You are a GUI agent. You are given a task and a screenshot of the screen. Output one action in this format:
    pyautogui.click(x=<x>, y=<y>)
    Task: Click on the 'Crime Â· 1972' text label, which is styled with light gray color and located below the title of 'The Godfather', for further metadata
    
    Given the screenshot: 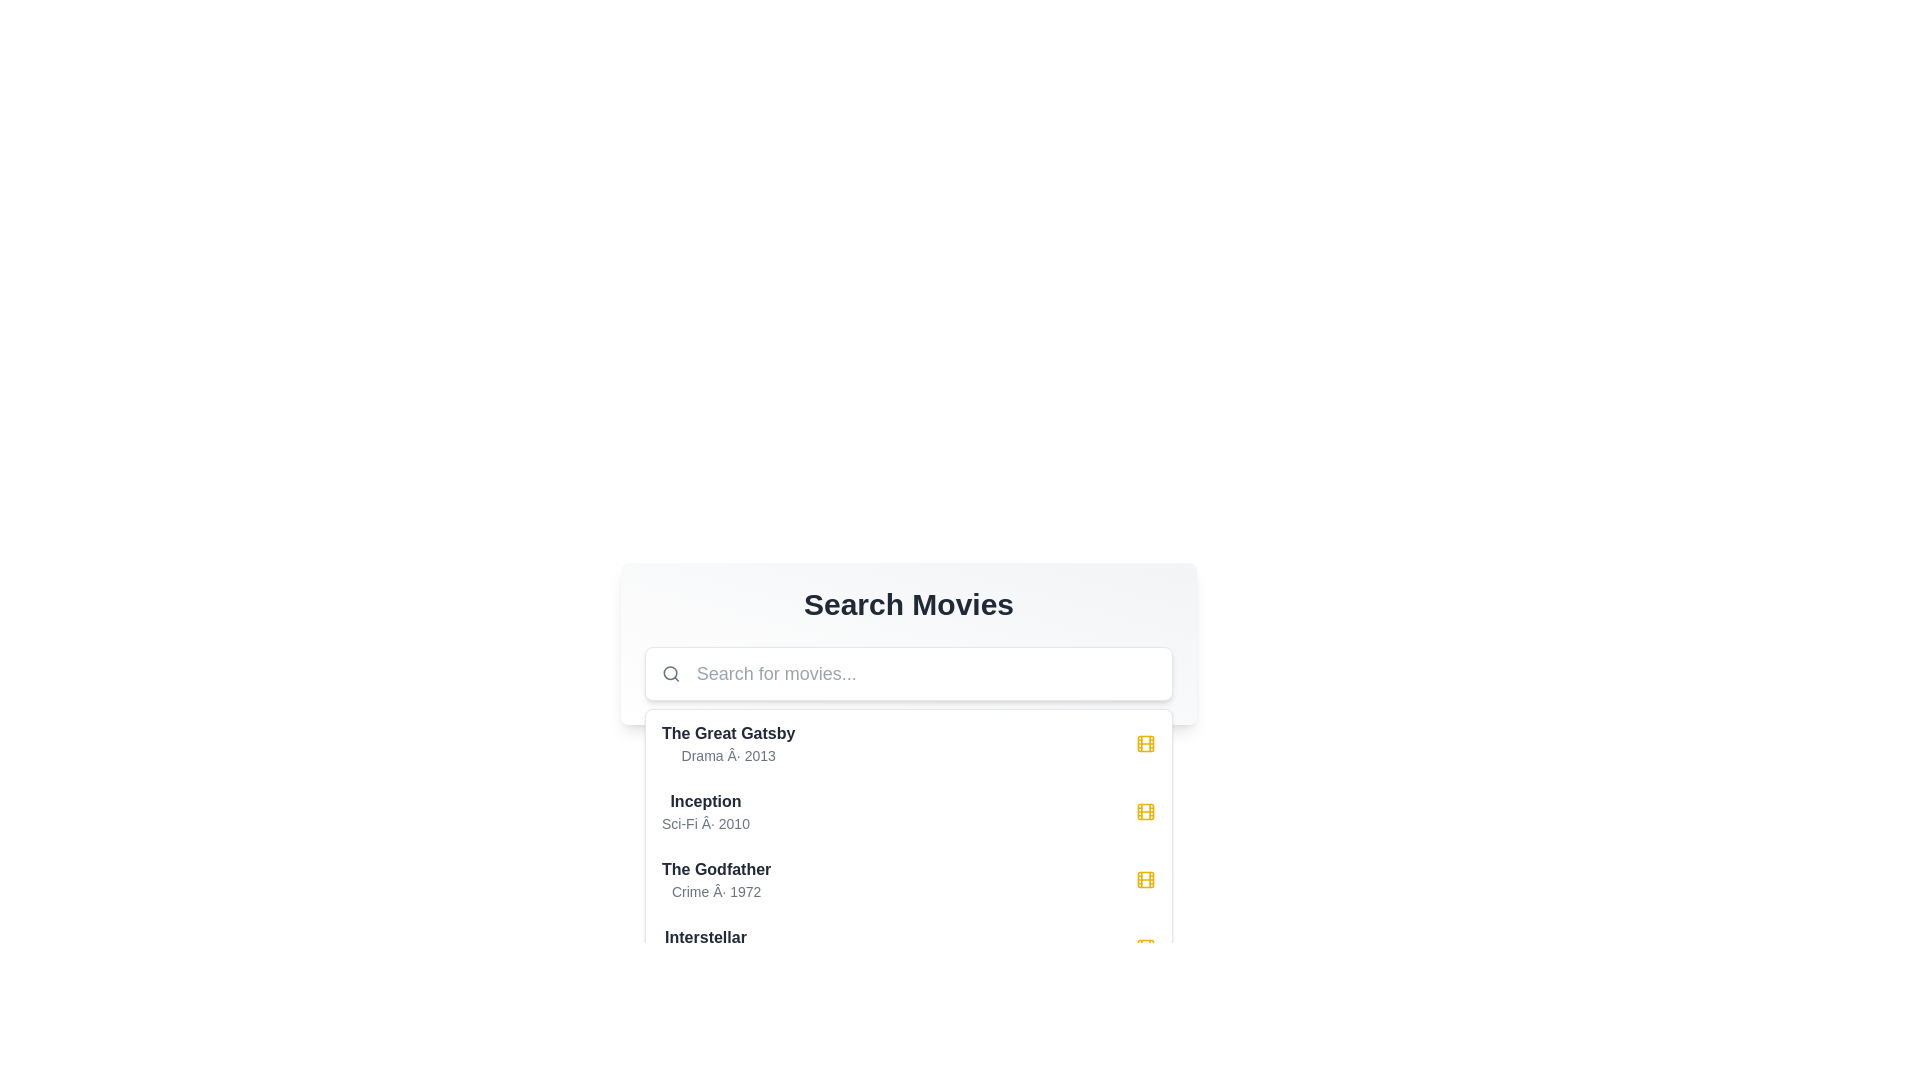 What is the action you would take?
    pyautogui.click(x=716, y=890)
    